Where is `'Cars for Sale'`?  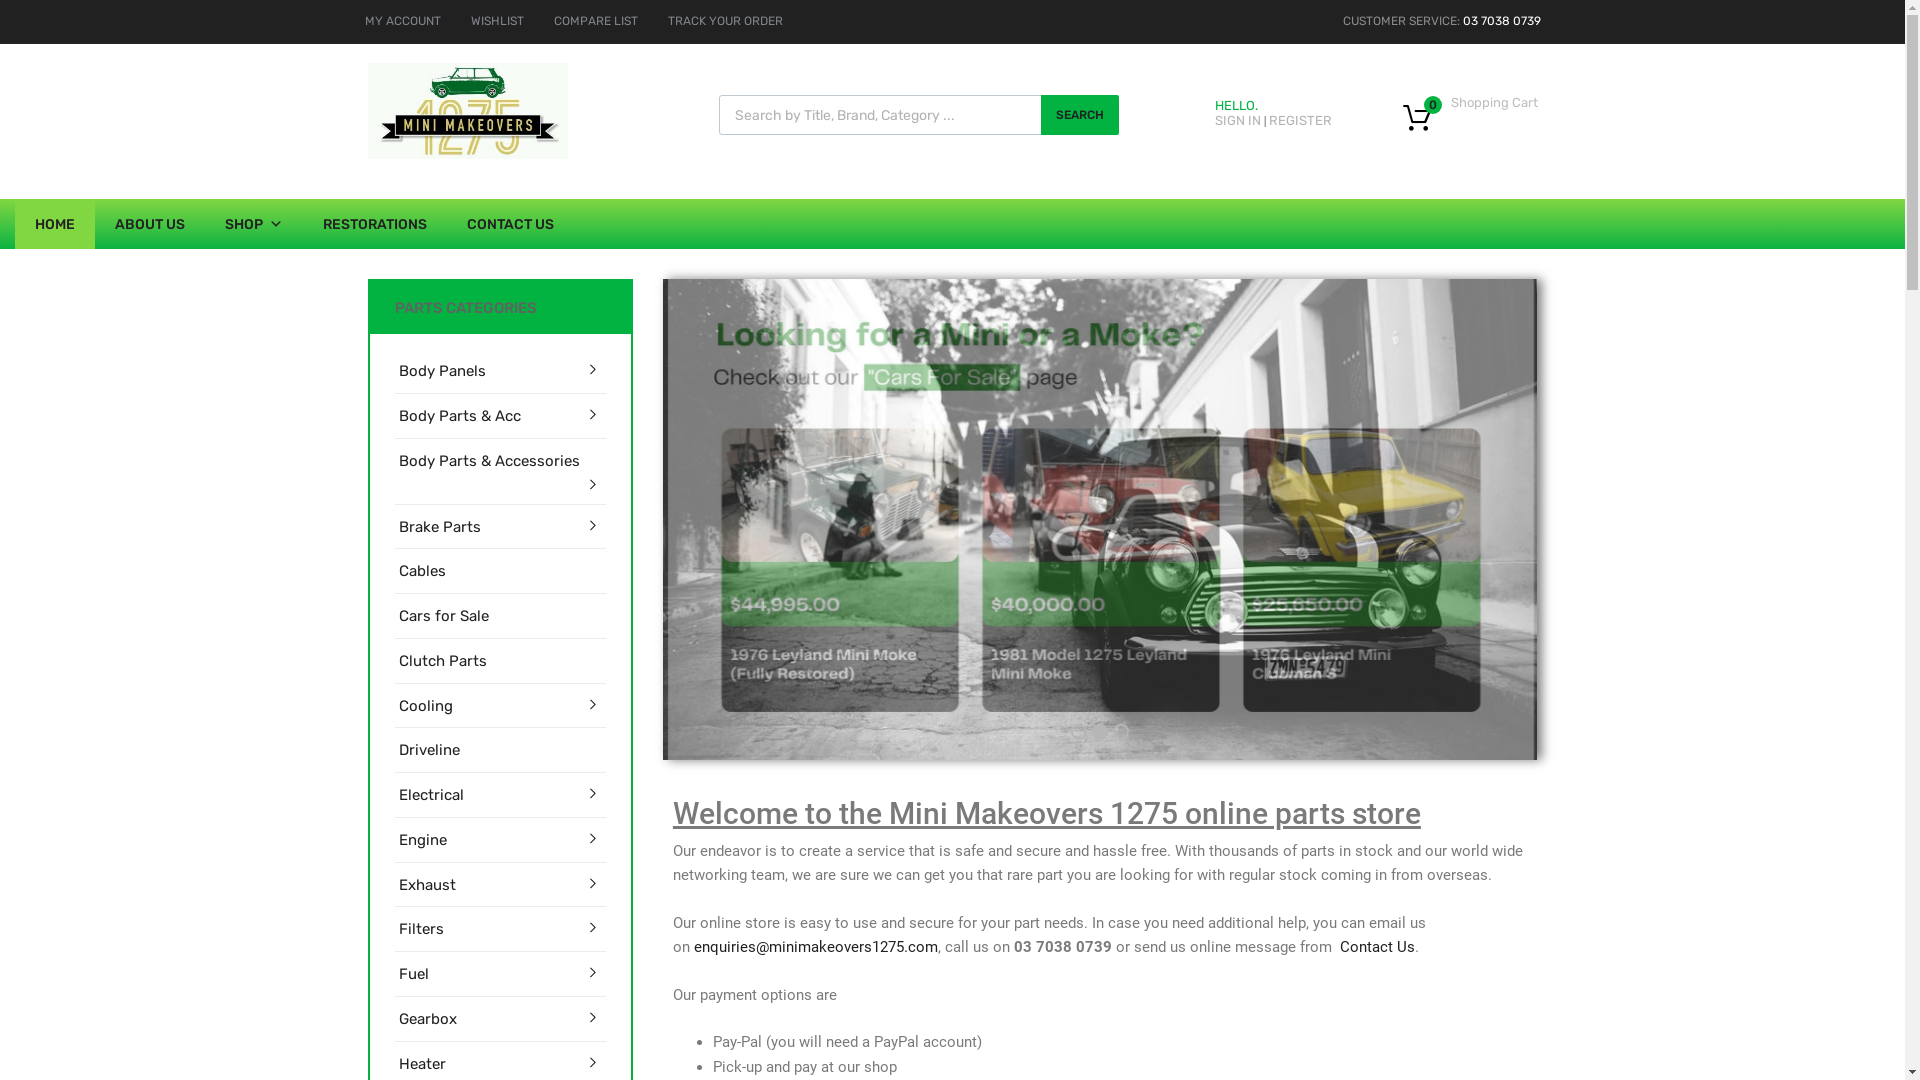 'Cars for Sale' is located at coordinates (441, 615).